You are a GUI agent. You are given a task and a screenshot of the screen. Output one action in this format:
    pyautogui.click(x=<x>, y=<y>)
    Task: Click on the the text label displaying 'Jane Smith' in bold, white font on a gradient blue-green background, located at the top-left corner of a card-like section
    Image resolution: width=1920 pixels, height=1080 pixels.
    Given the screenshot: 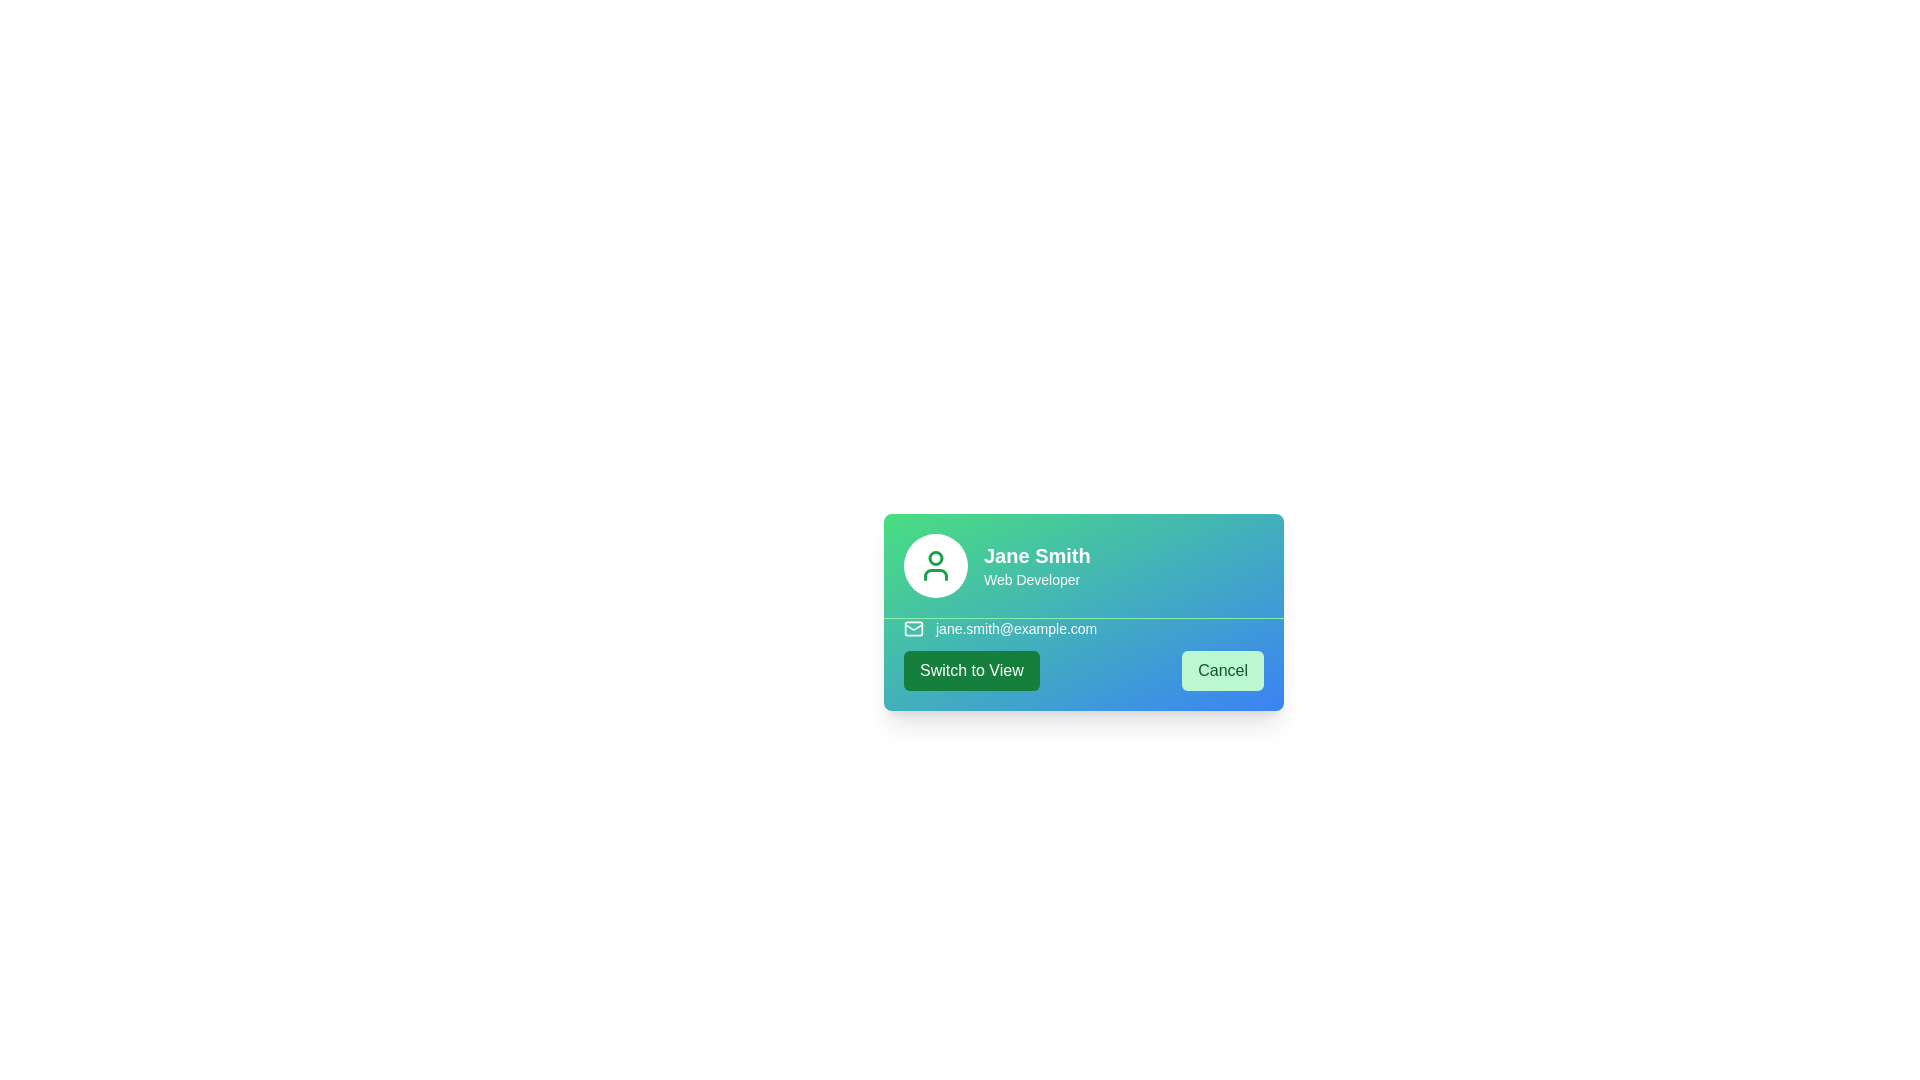 What is the action you would take?
    pyautogui.click(x=1037, y=555)
    